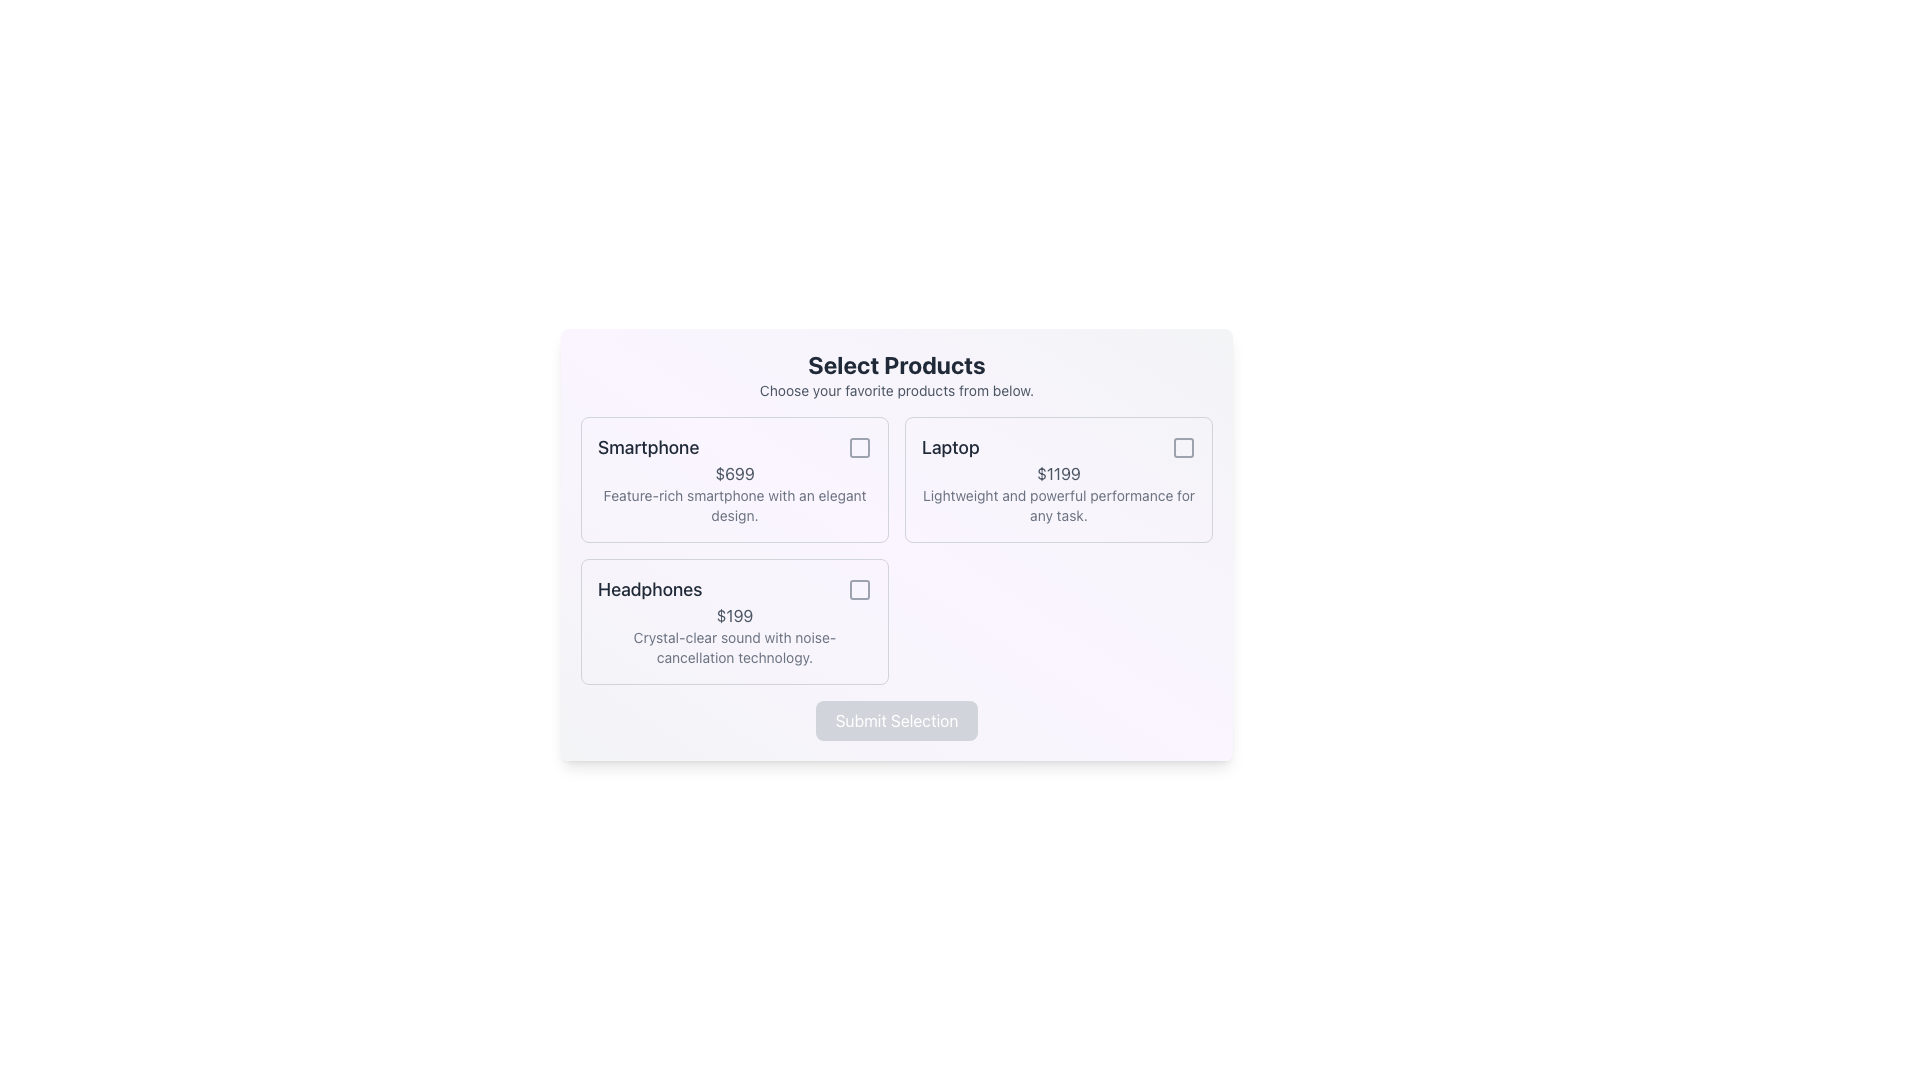  Describe the element at coordinates (733, 648) in the screenshot. I see `the text label that reads 'Crystal-clear sound with noise-cancellation technology.' located within the 'Headphones' product selection card, directly below the price '$199'` at that location.